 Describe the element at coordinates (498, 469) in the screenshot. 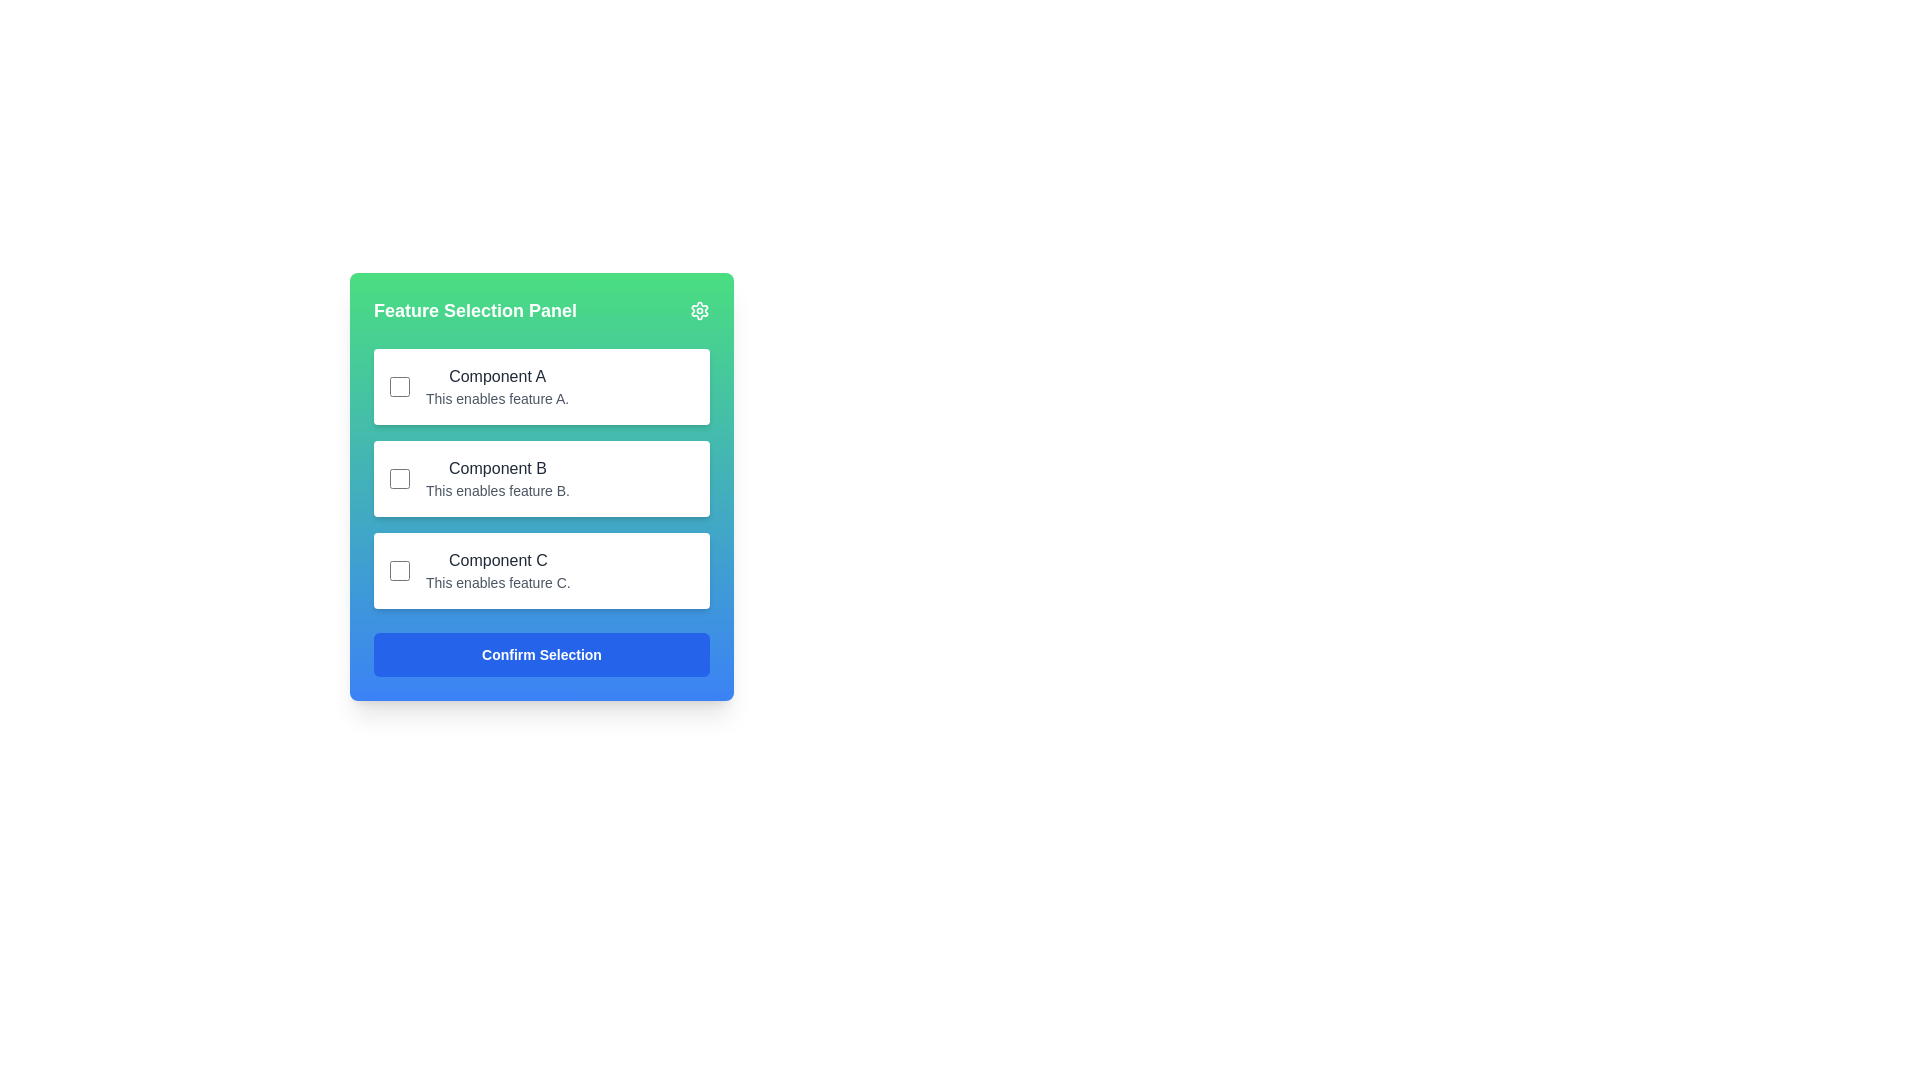

I see `the text label displaying 'Component B' in the 'Feature Selection Panel', which is styled in dark gray and located above the description 'This enables feature B.'` at that location.